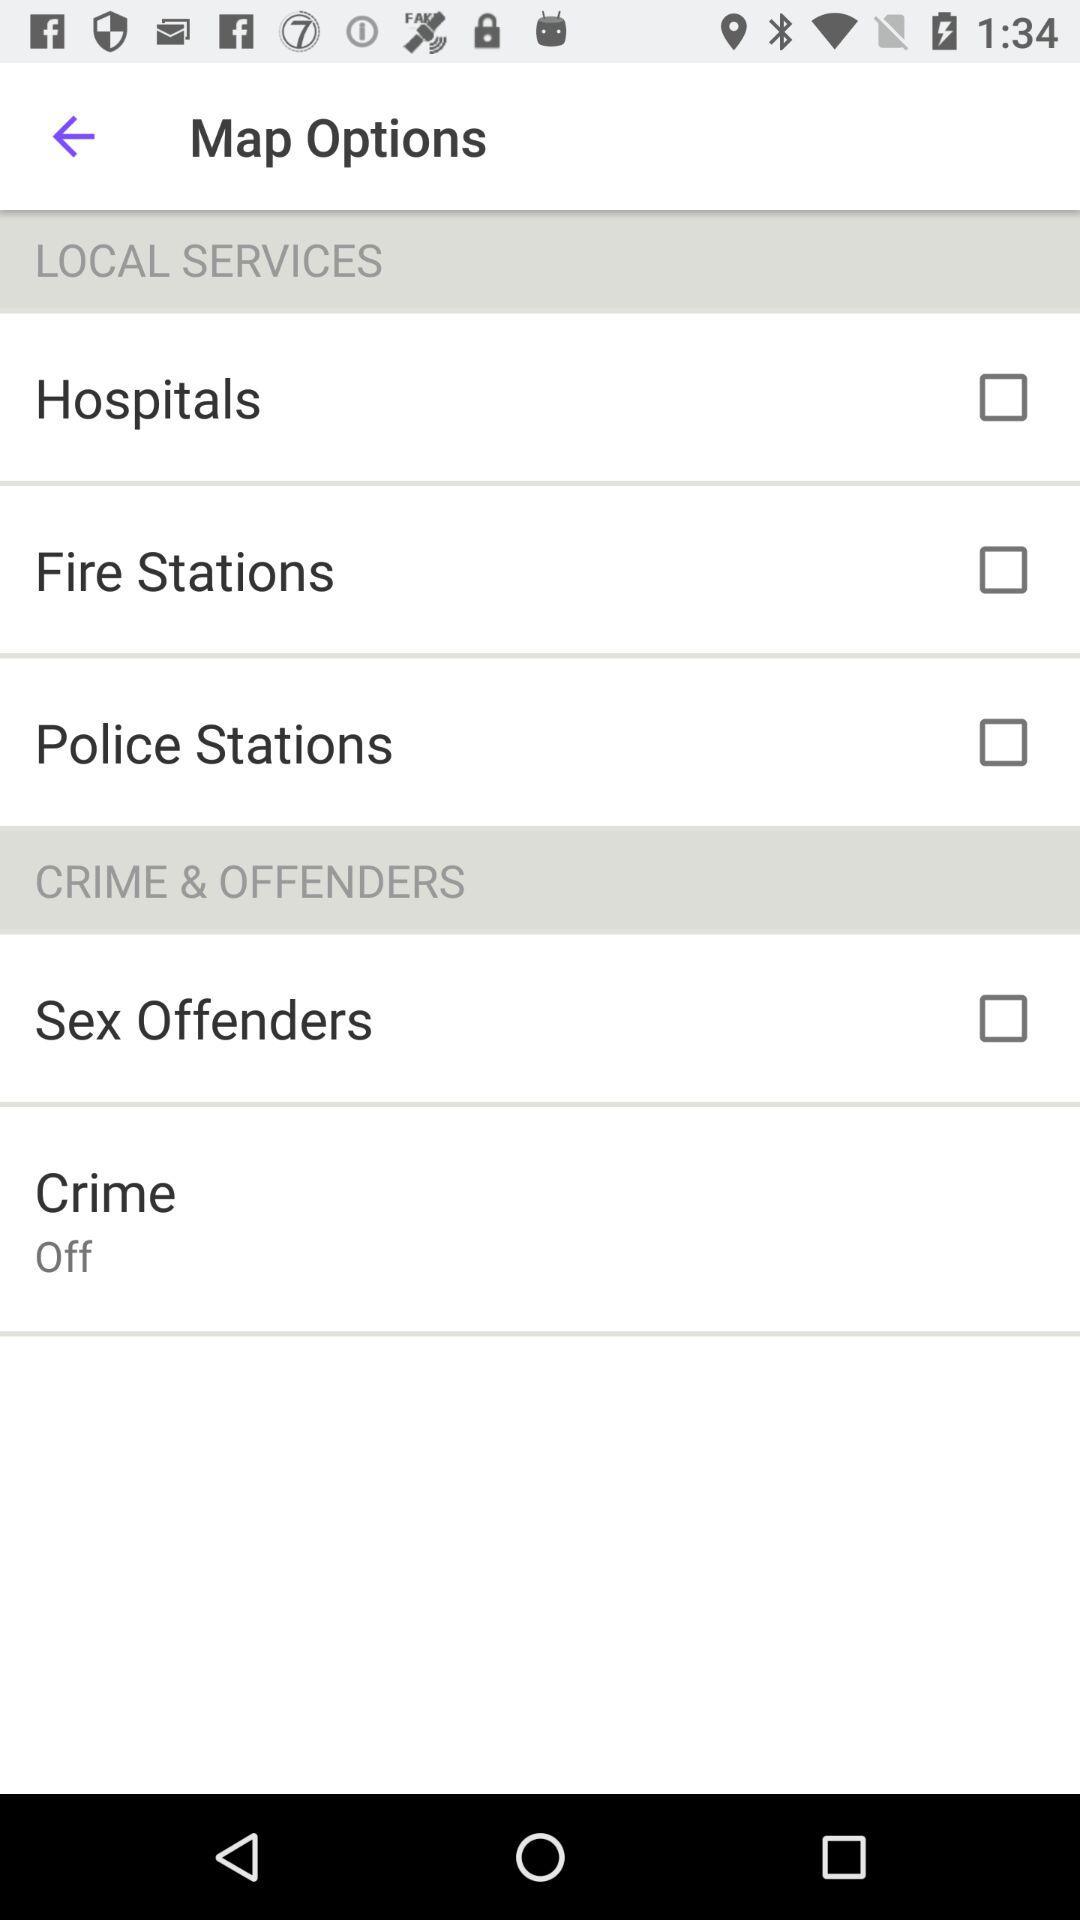 Image resolution: width=1080 pixels, height=1920 pixels. What do you see at coordinates (204, 1018) in the screenshot?
I see `the icon below the crime & offenders` at bounding box center [204, 1018].